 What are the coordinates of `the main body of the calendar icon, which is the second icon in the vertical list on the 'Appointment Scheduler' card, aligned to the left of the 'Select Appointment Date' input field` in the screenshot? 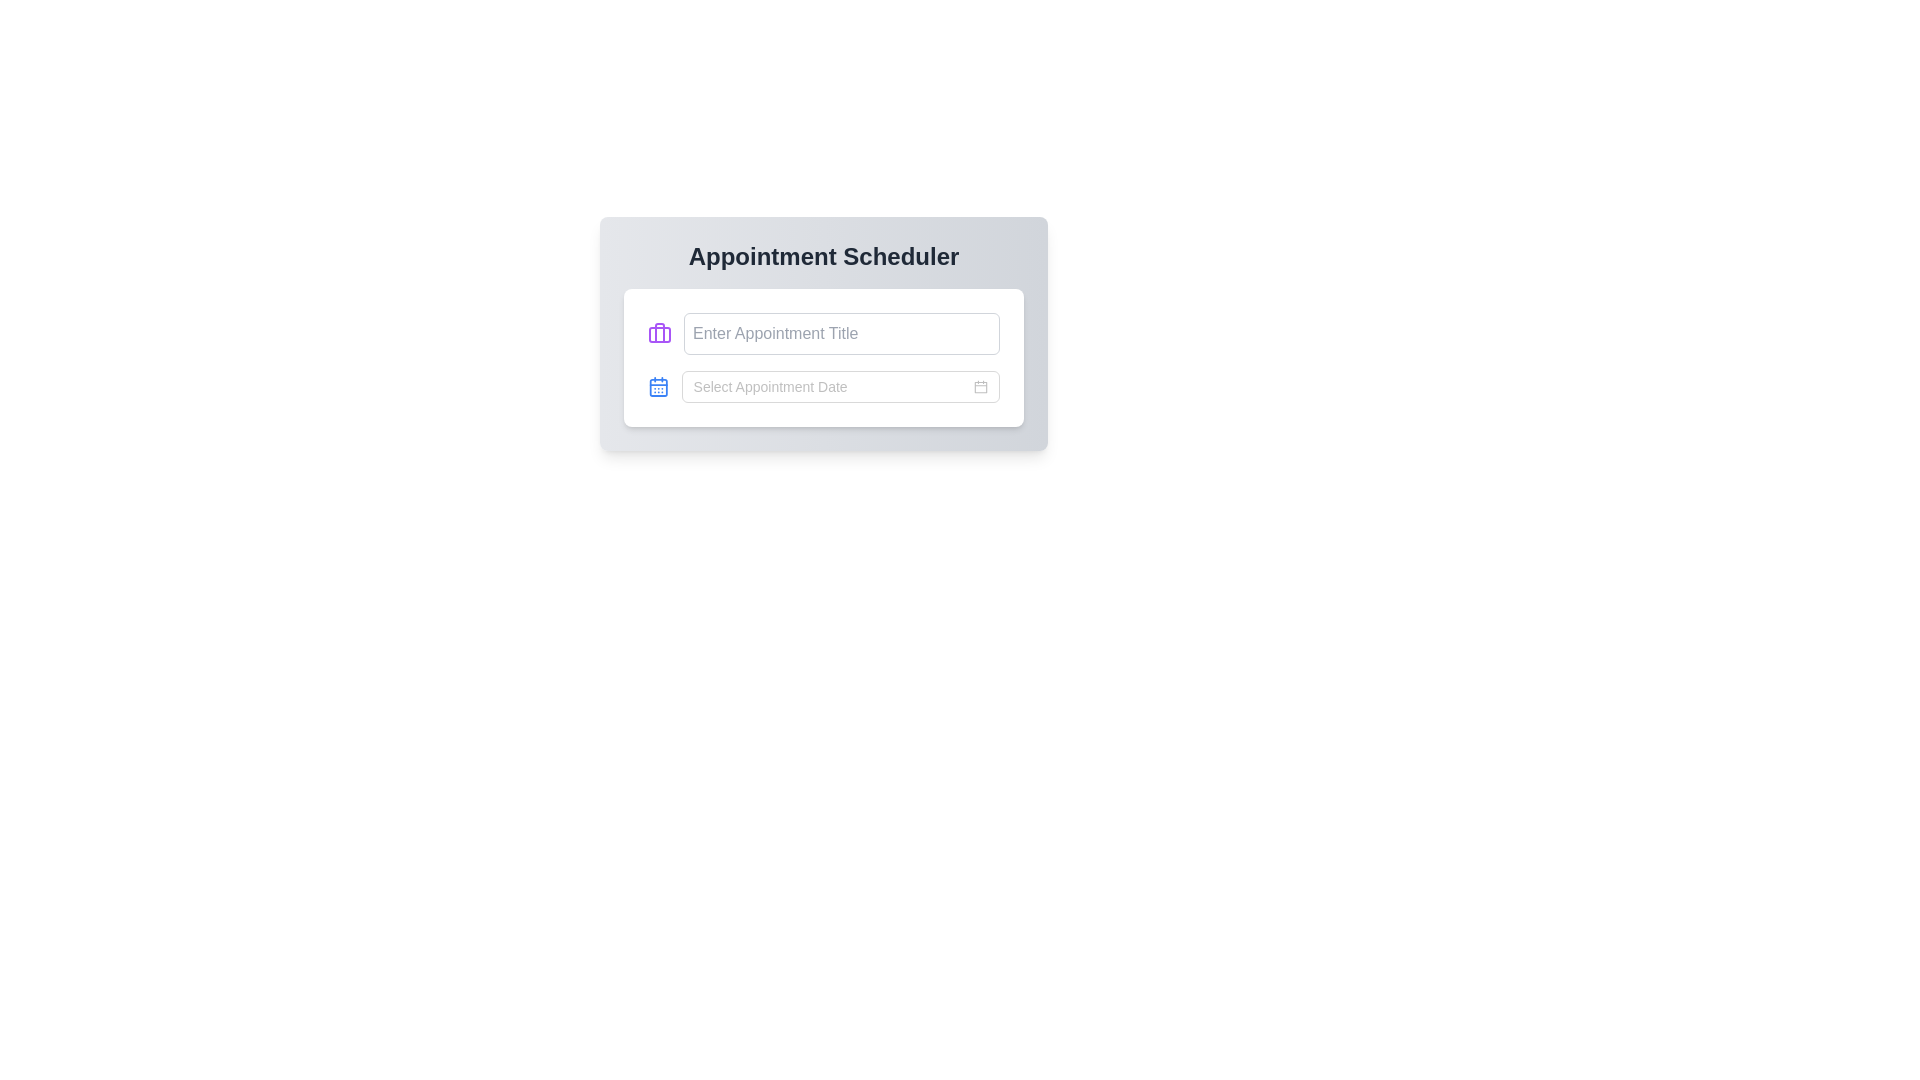 It's located at (658, 387).